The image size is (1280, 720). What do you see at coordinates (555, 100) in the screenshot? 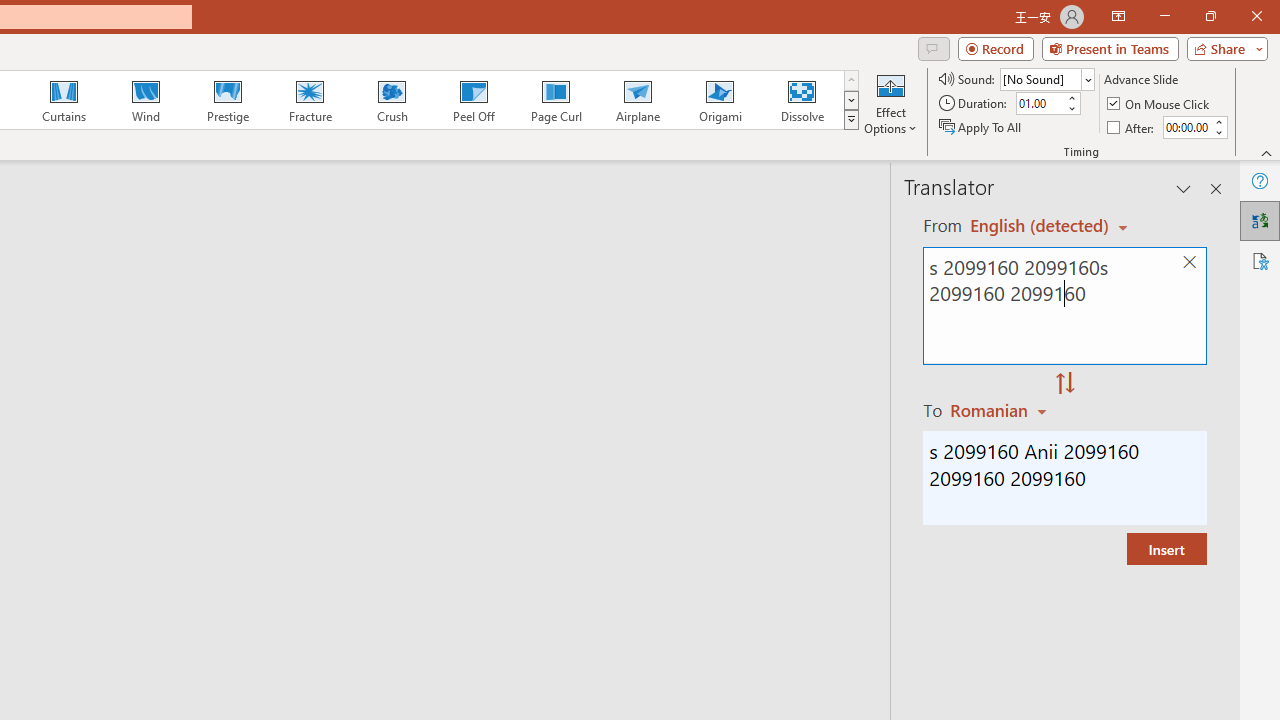
I see `'Page Curl'` at bounding box center [555, 100].